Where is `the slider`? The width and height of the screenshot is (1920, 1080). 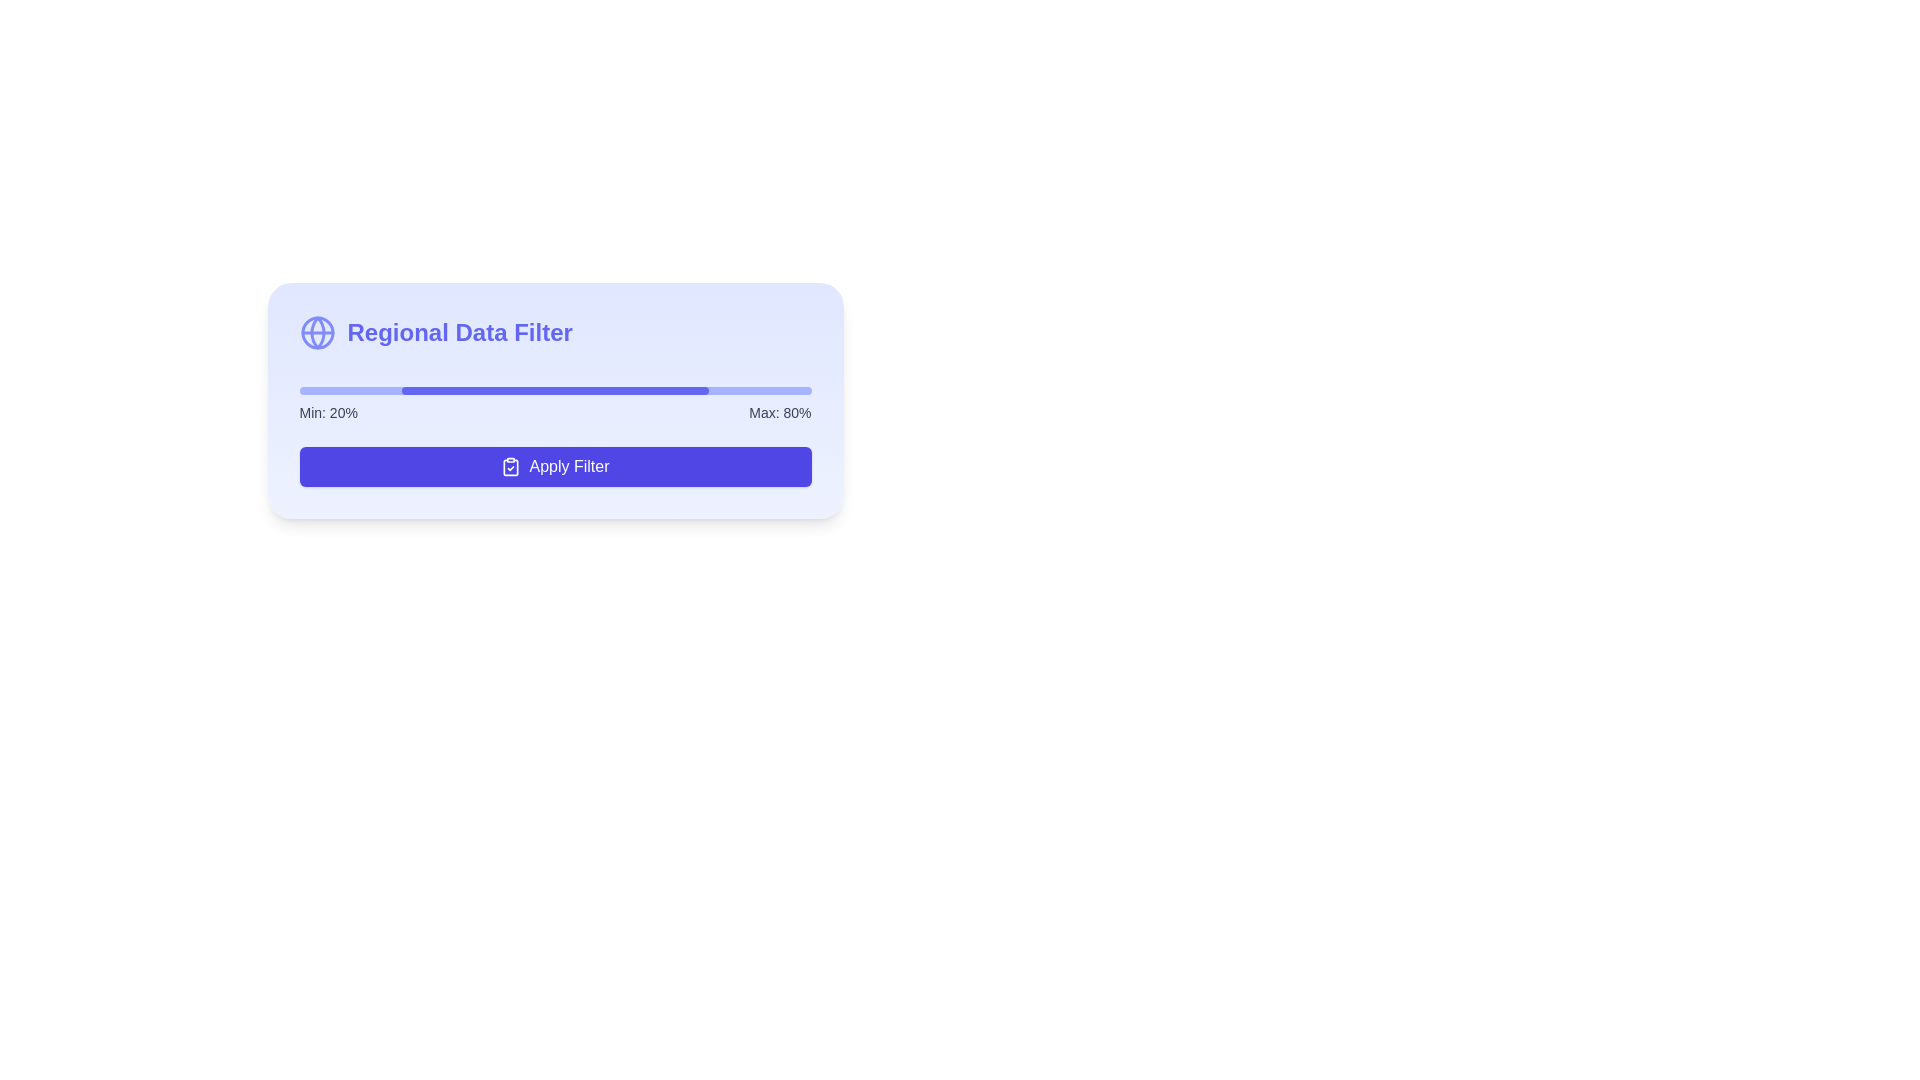
the slider is located at coordinates (335, 386).